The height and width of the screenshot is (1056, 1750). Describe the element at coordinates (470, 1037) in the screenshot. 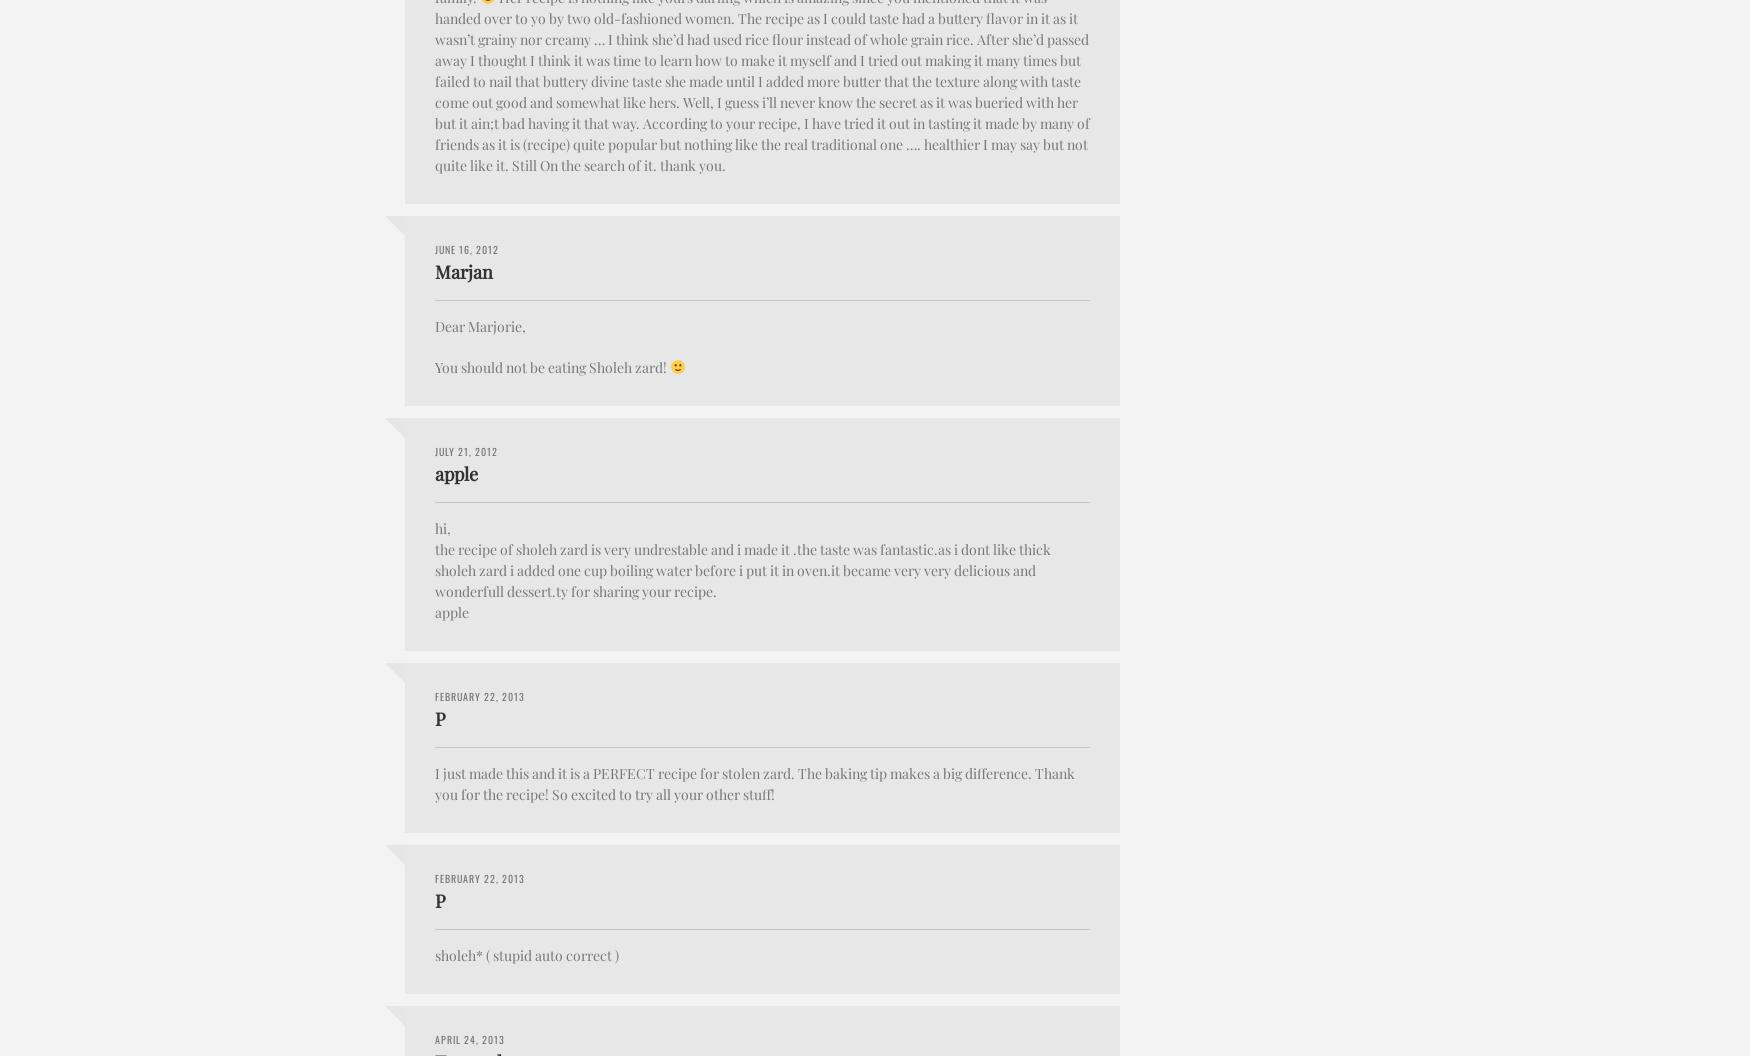

I see `'April 24, 2013'` at that location.